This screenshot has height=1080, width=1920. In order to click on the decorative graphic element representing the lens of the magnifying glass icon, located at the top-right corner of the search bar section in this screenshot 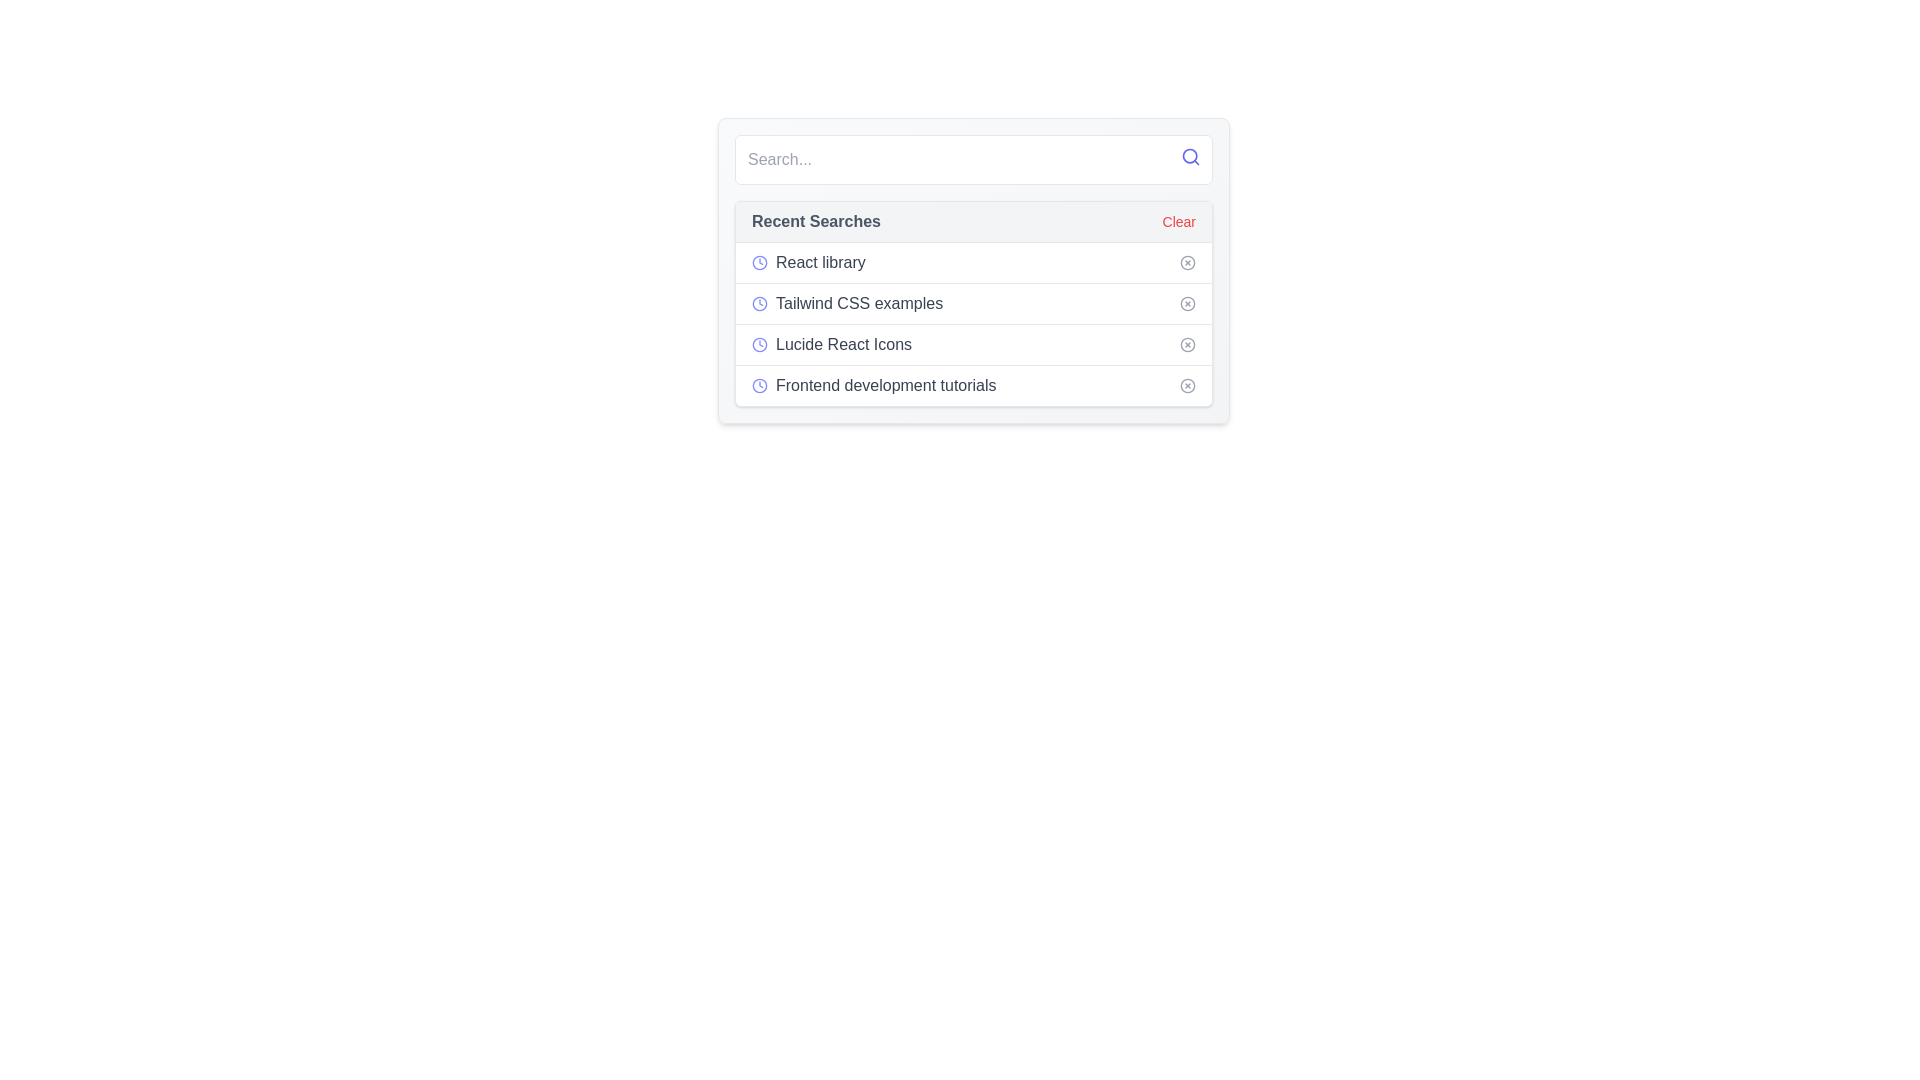, I will do `click(1190, 155)`.